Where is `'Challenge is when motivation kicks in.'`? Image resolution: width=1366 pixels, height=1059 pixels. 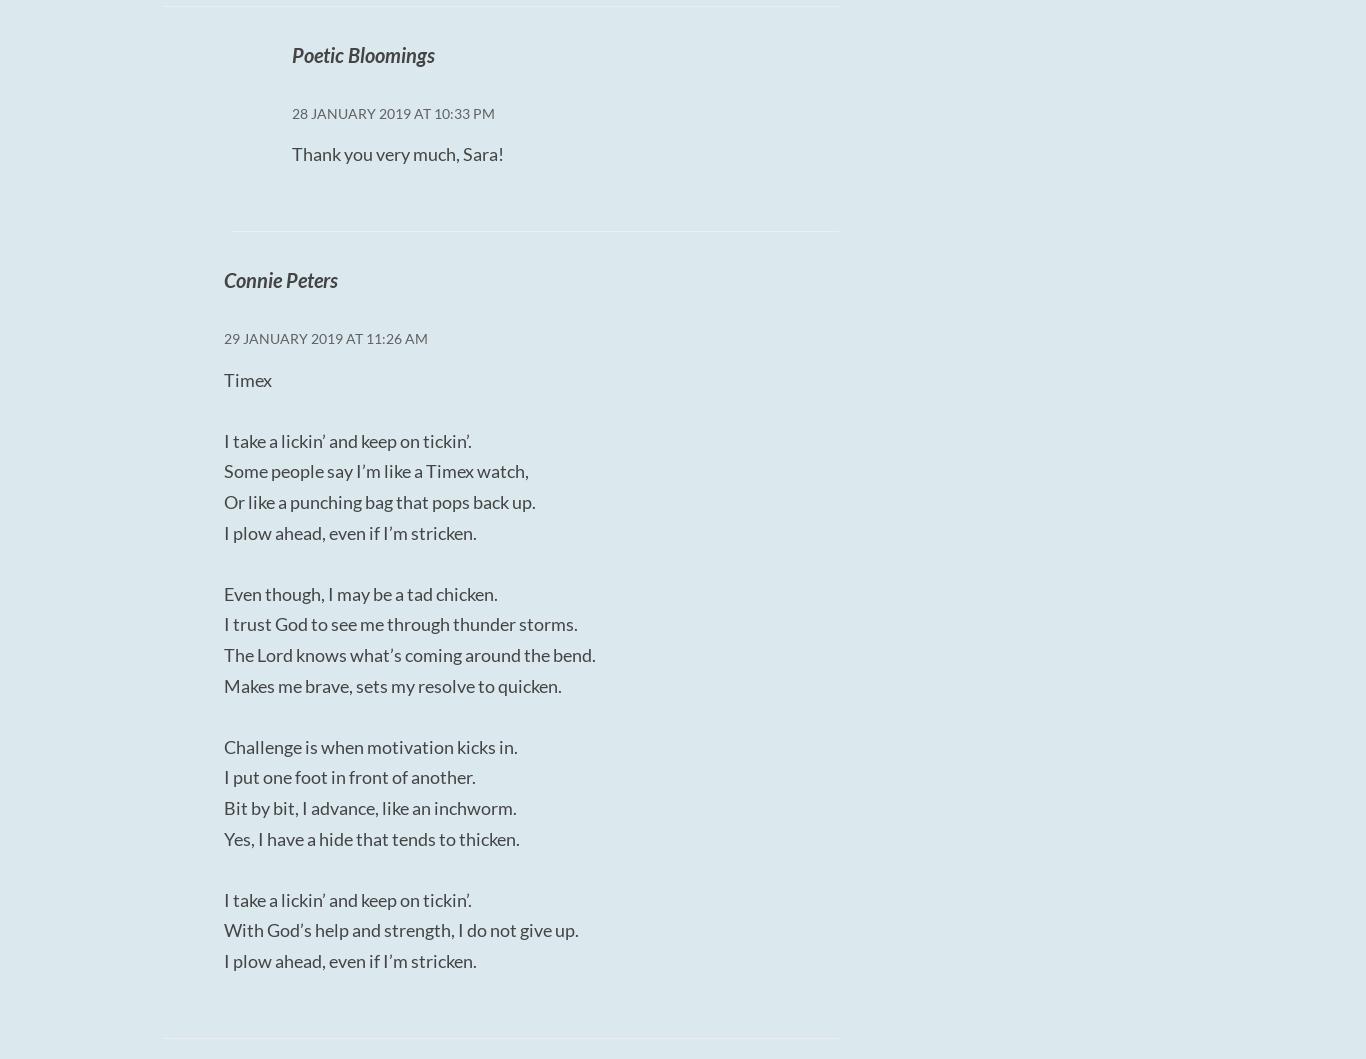
'Challenge is when motivation kicks in.' is located at coordinates (223, 744).